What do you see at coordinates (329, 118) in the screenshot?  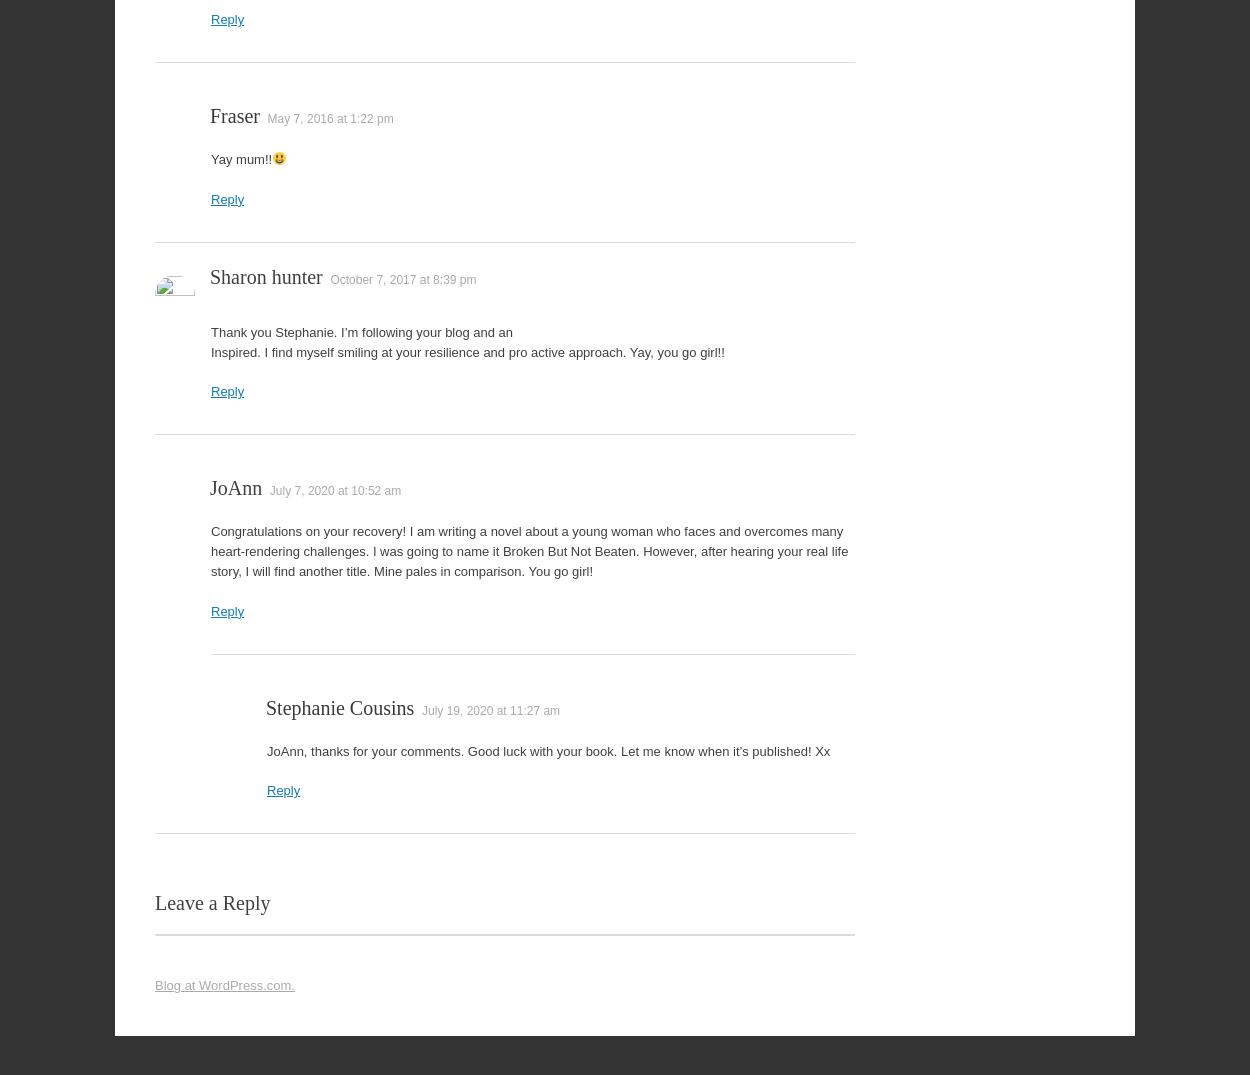 I see `'May 7, 2016 at 1:22 pm'` at bounding box center [329, 118].